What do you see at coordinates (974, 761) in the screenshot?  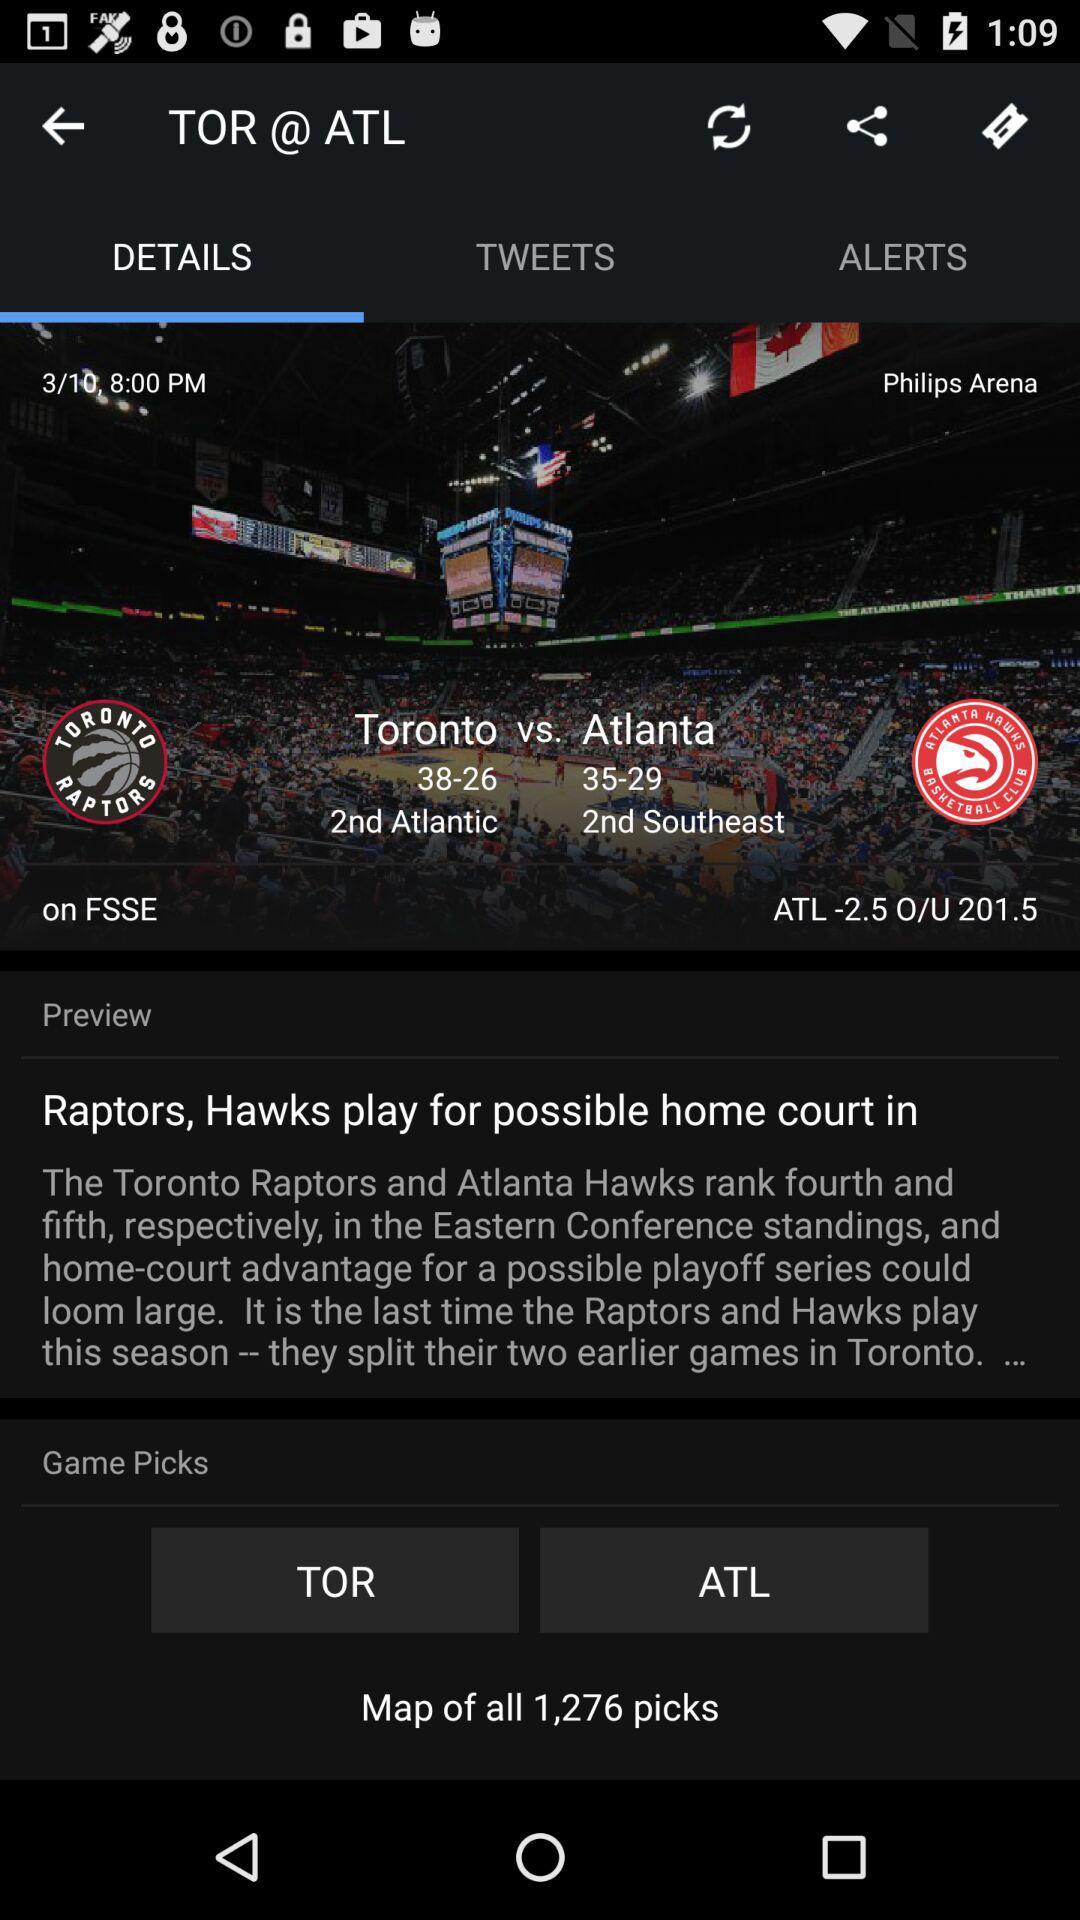 I see `tap to view team info` at bounding box center [974, 761].